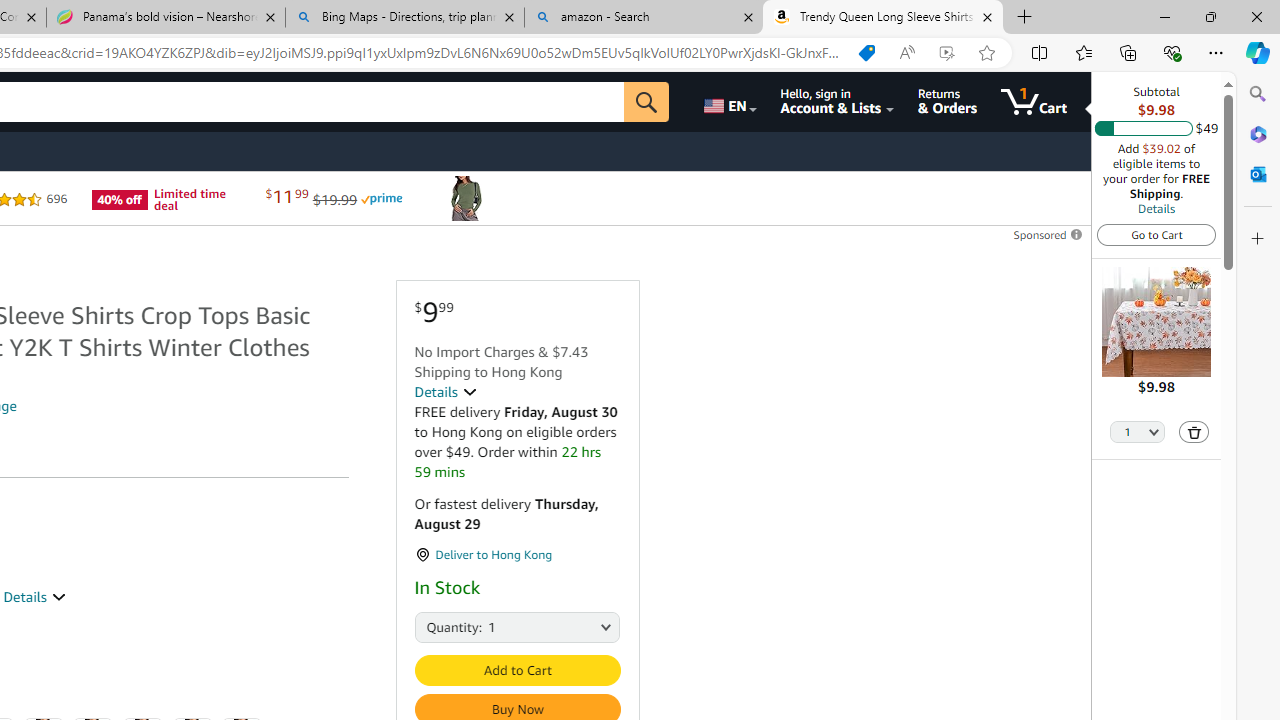 The height and width of the screenshot is (720, 1280). What do you see at coordinates (946, 101) in the screenshot?
I see `'Returns & Orders'` at bounding box center [946, 101].